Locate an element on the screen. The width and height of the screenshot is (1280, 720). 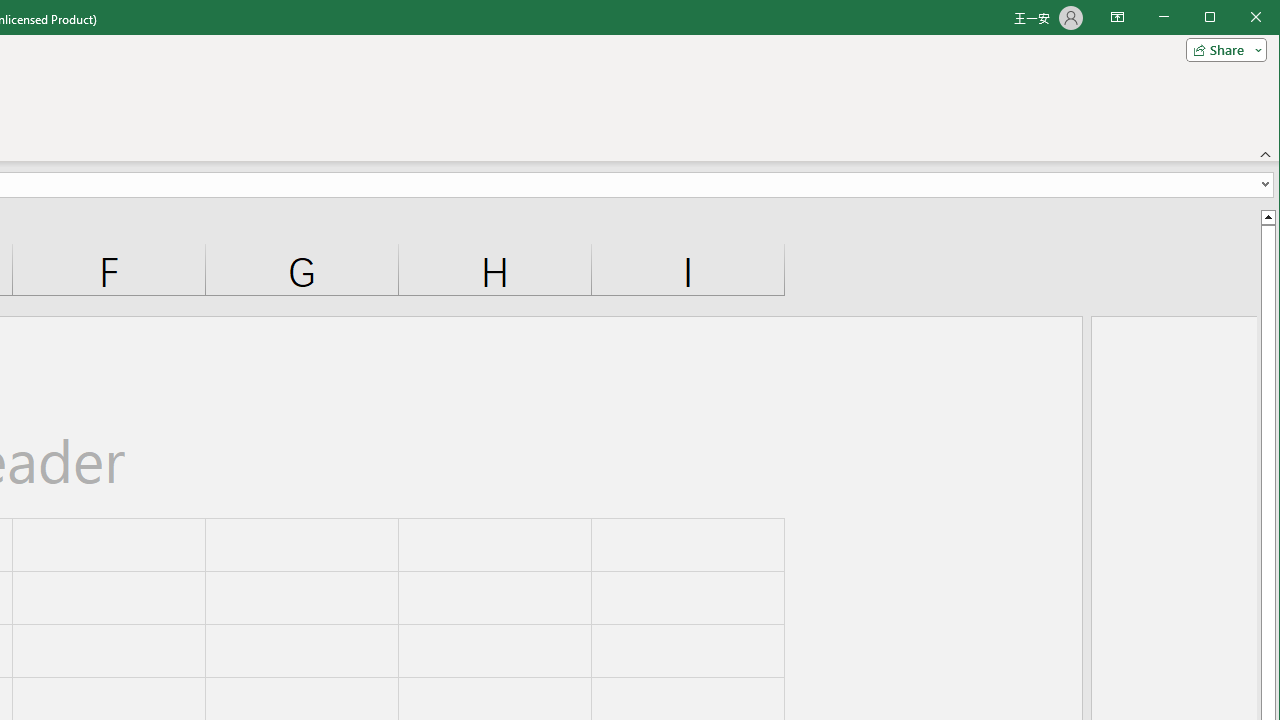
'Close' is located at coordinates (1260, 19).